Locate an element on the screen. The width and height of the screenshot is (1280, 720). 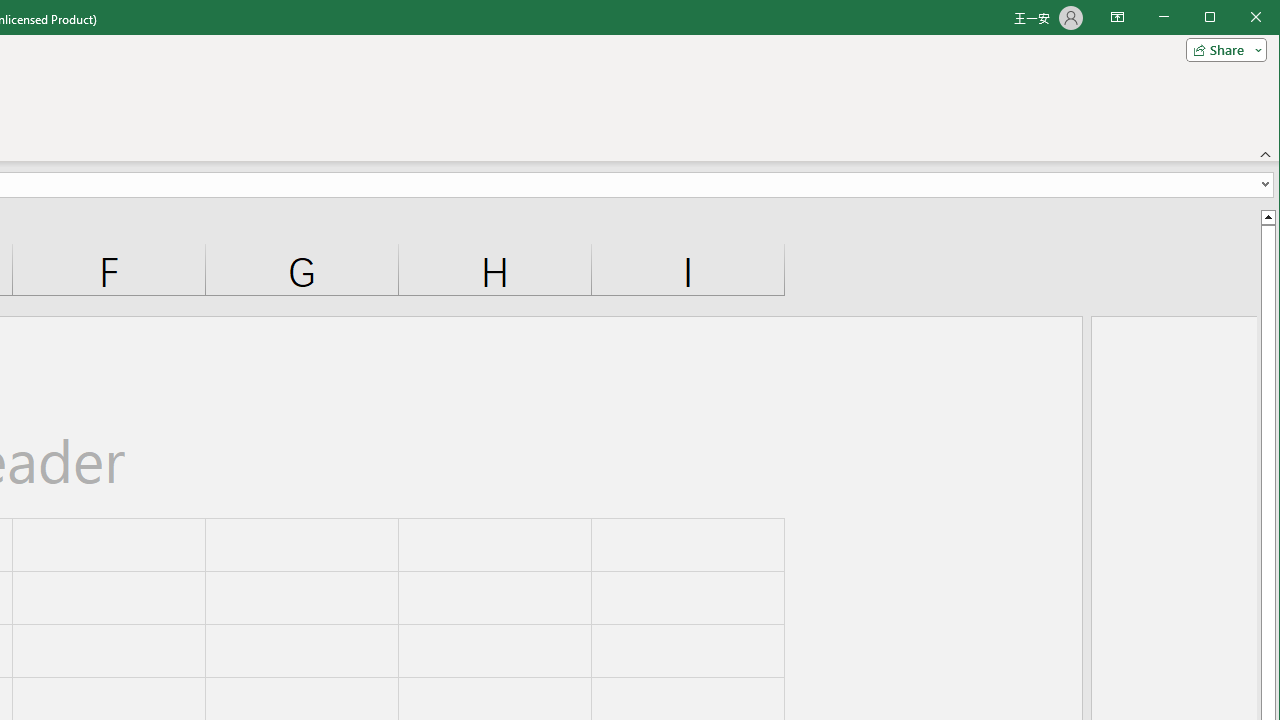
'Close' is located at coordinates (1260, 19).